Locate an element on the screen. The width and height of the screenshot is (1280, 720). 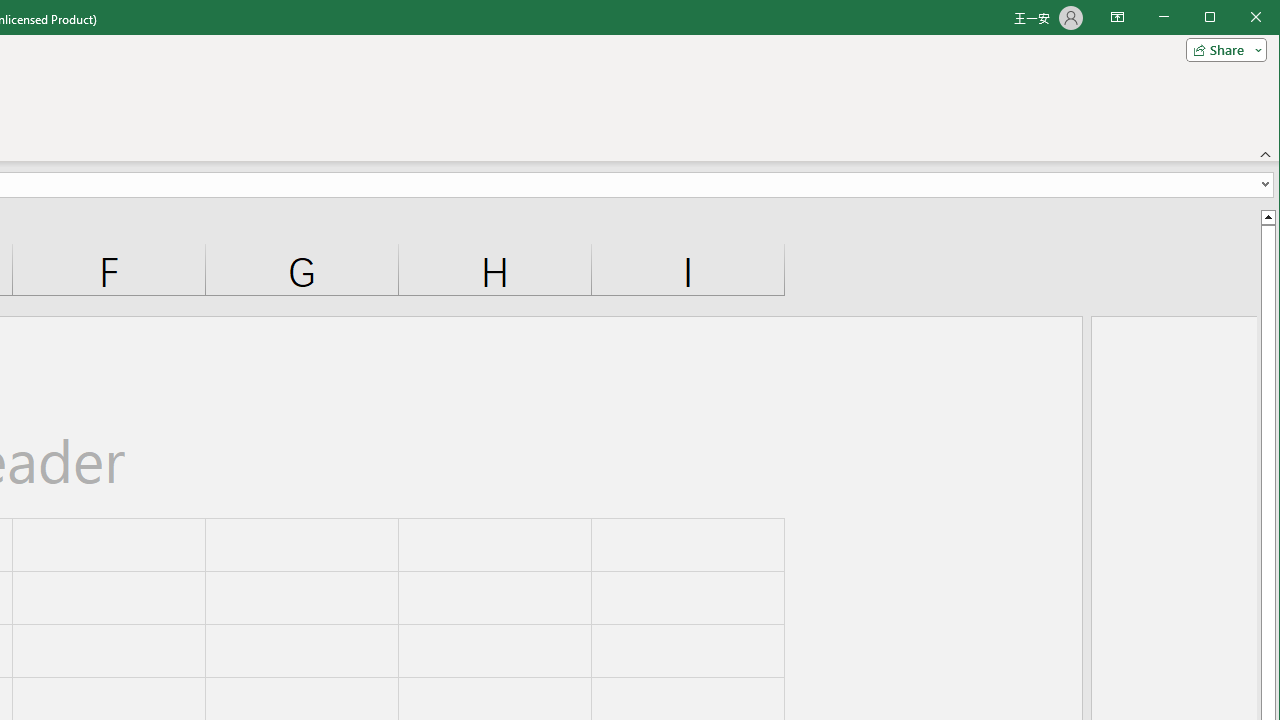
'Close' is located at coordinates (1260, 19).